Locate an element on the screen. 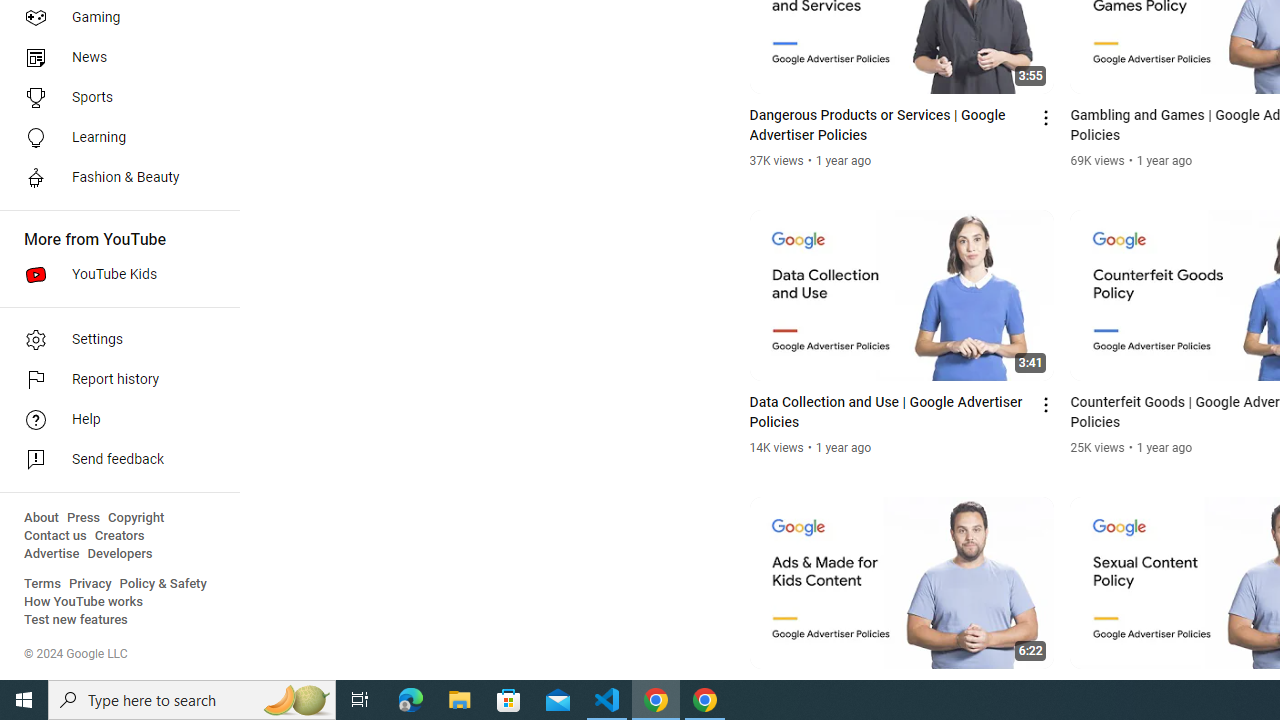  'Developers' is located at coordinates (119, 554).